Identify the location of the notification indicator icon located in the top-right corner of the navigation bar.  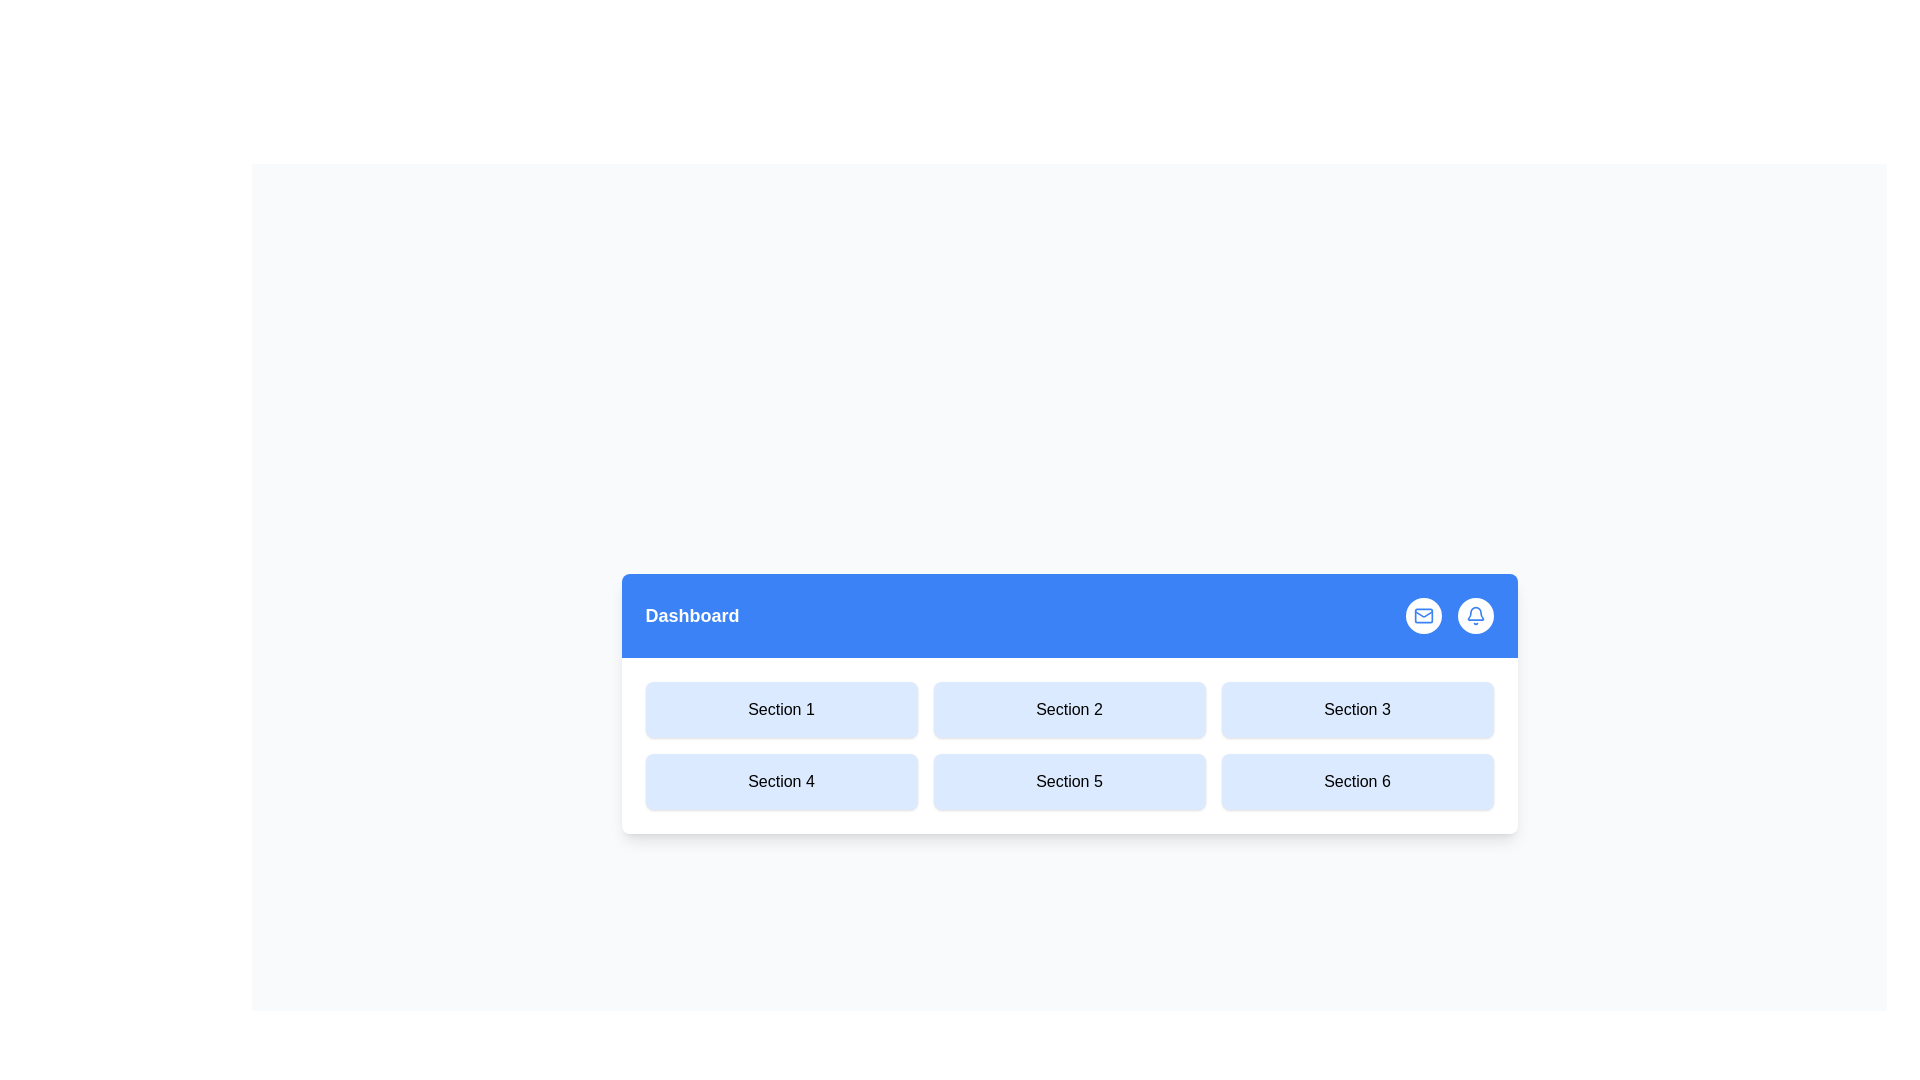
(1475, 615).